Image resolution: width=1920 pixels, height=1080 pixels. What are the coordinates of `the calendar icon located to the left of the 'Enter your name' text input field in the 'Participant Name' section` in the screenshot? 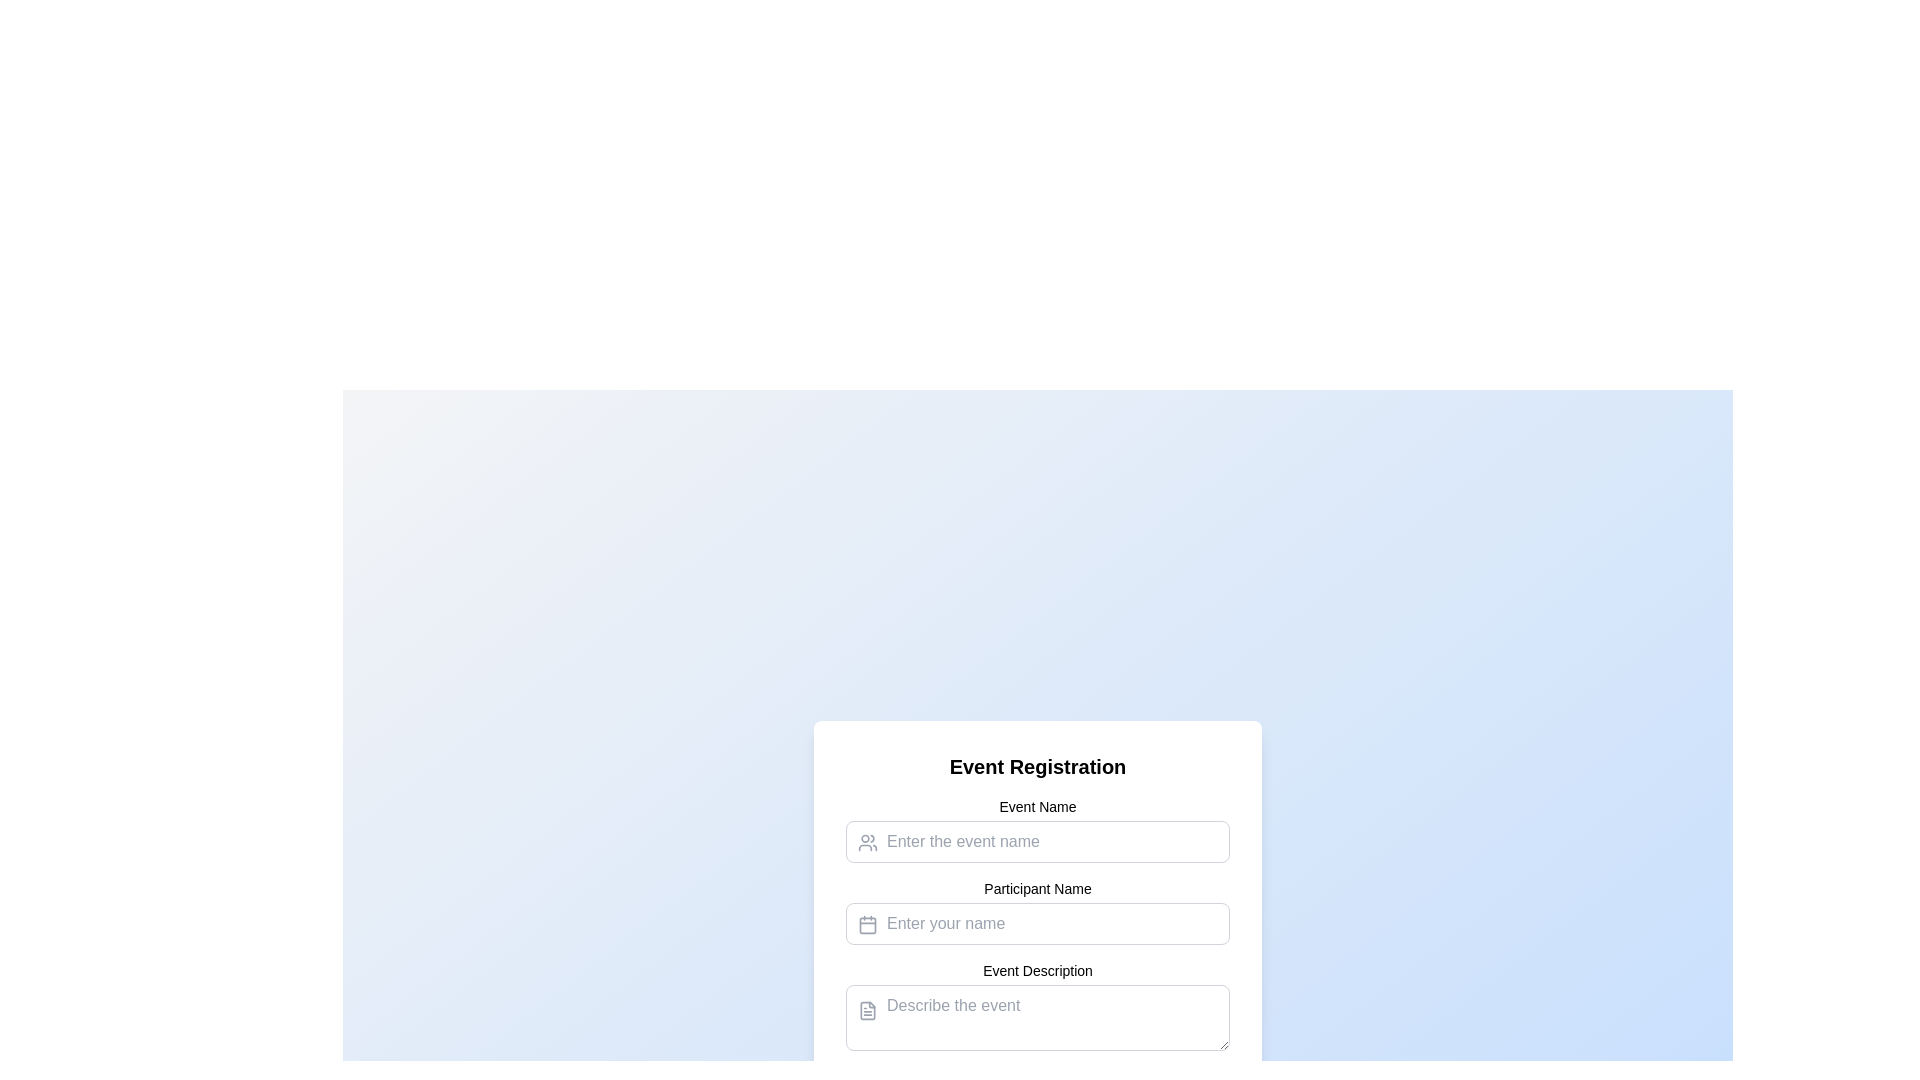 It's located at (868, 925).